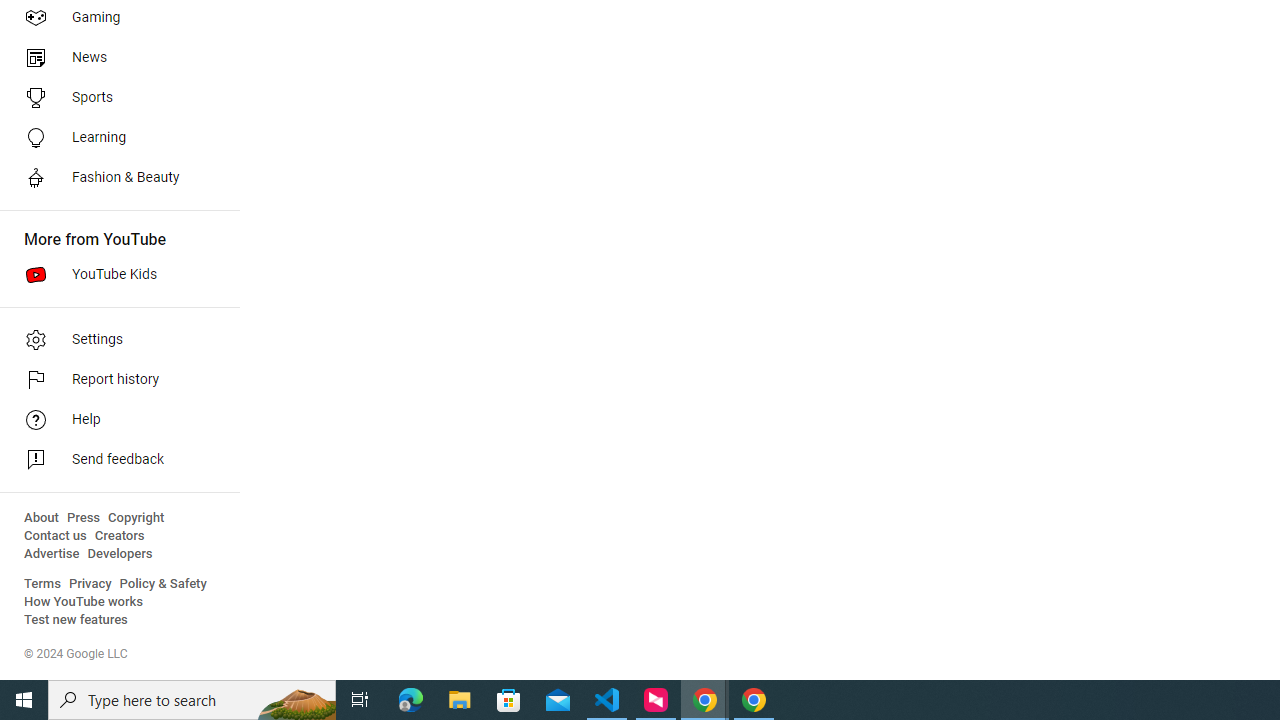 The width and height of the screenshot is (1280, 720). Describe the element at coordinates (82, 517) in the screenshot. I see `'Press'` at that location.